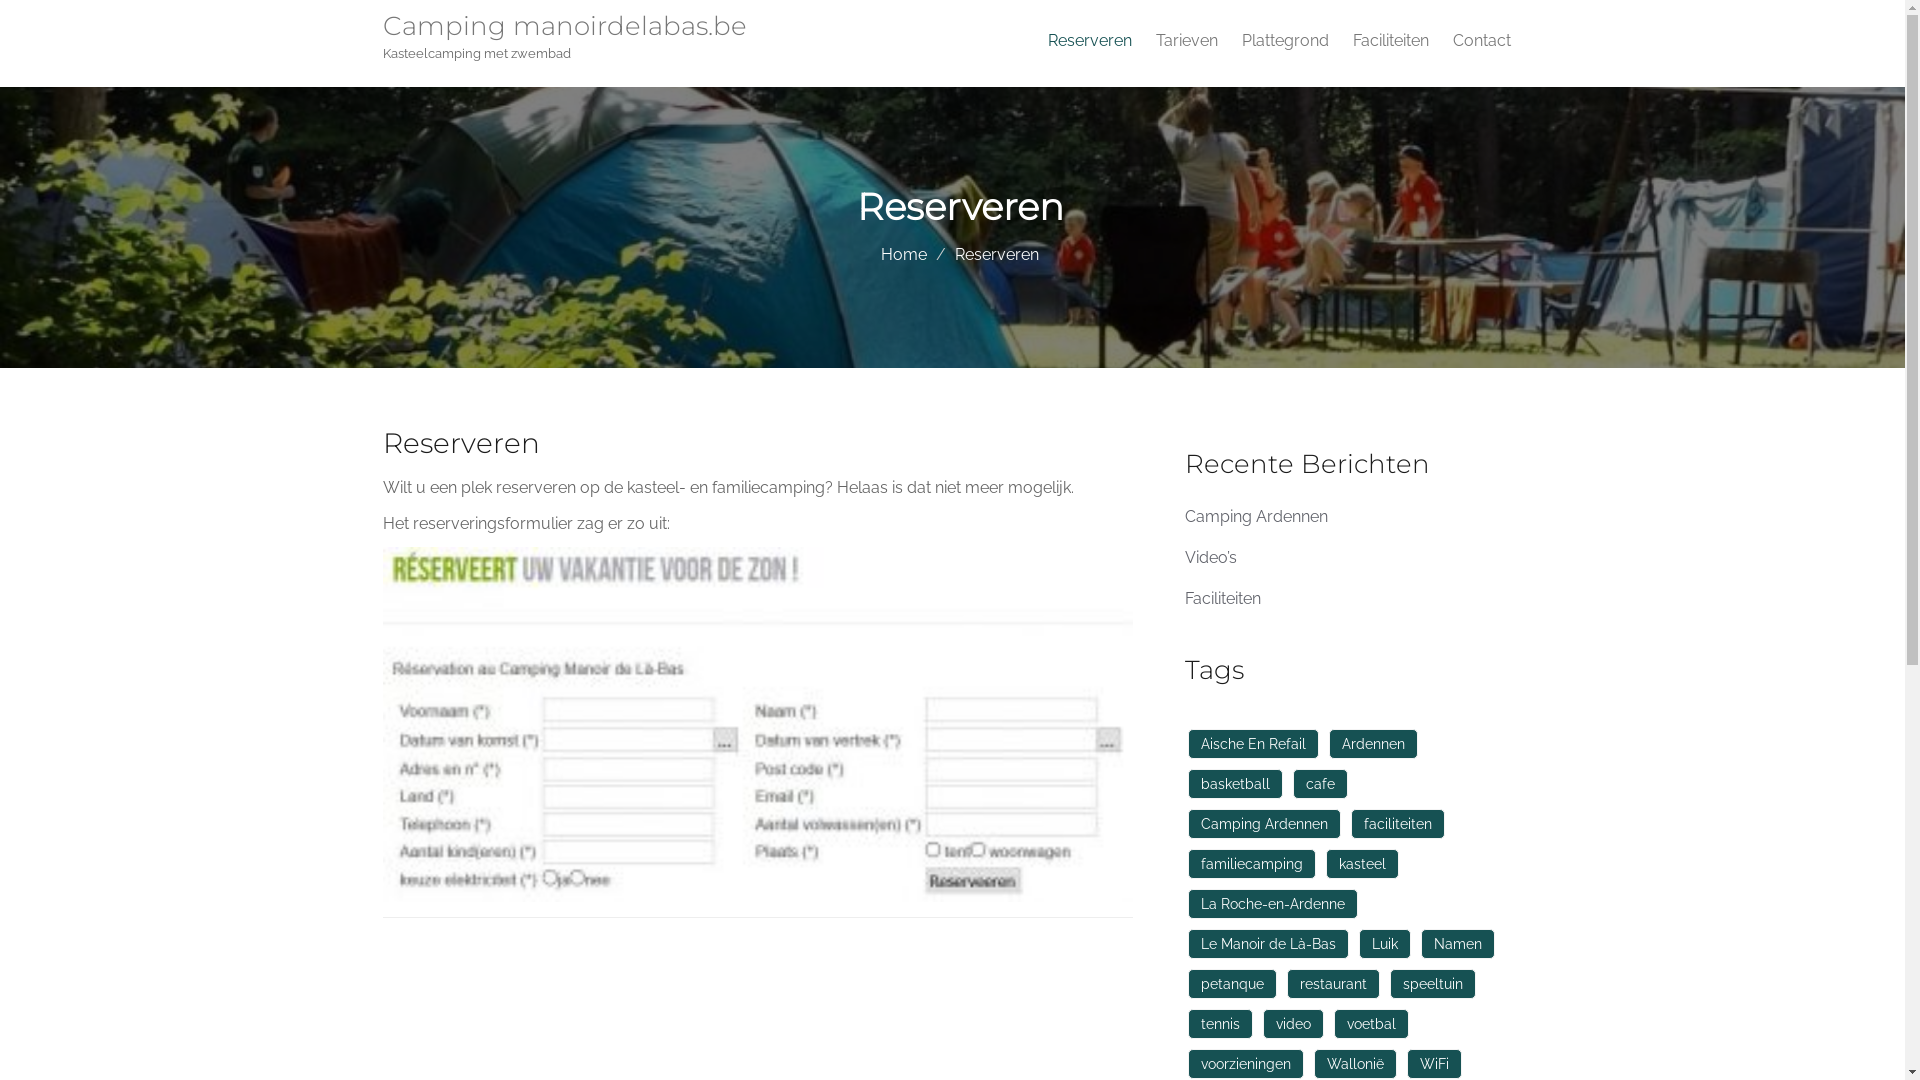  What do you see at coordinates (1395, 824) in the screenshot?
I see `'faciliteiten'` at bounding box center [1395, 824].